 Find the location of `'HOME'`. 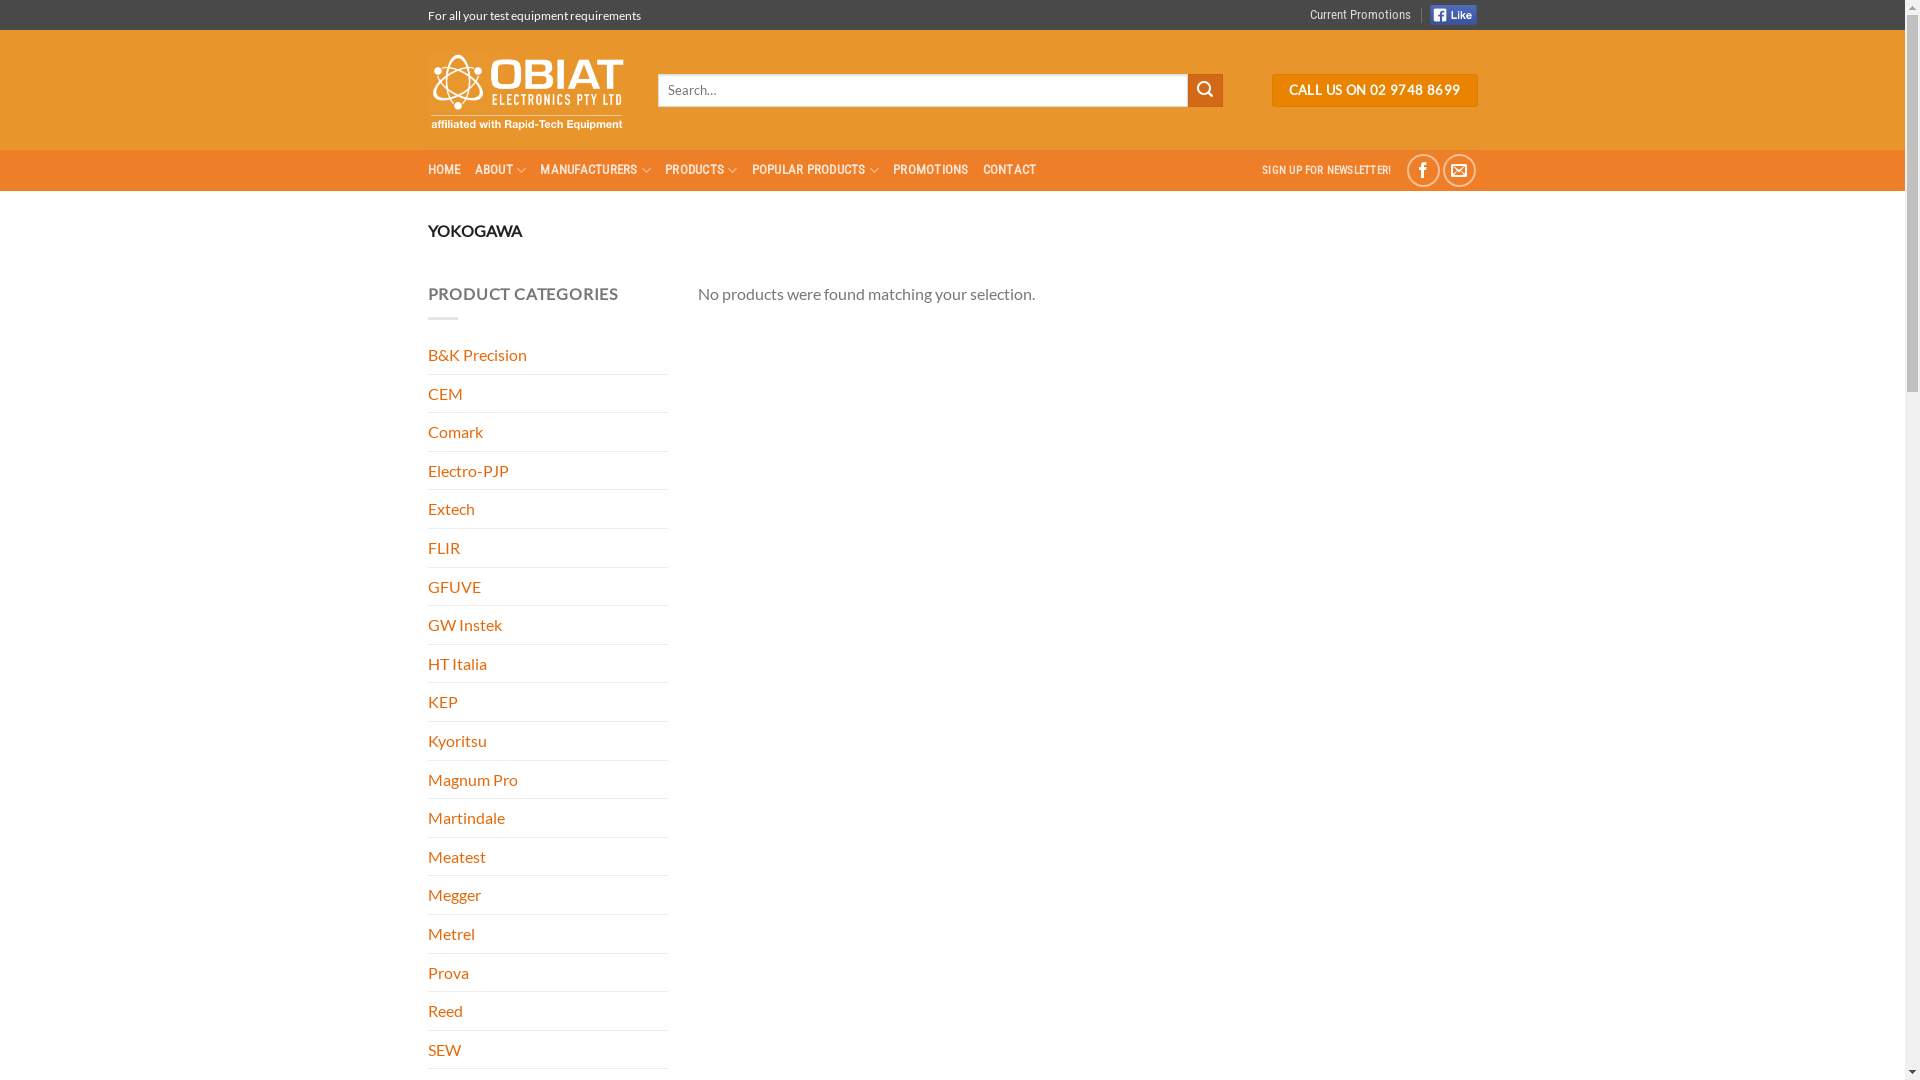

'HOME' is located at coordinates (426, 168).